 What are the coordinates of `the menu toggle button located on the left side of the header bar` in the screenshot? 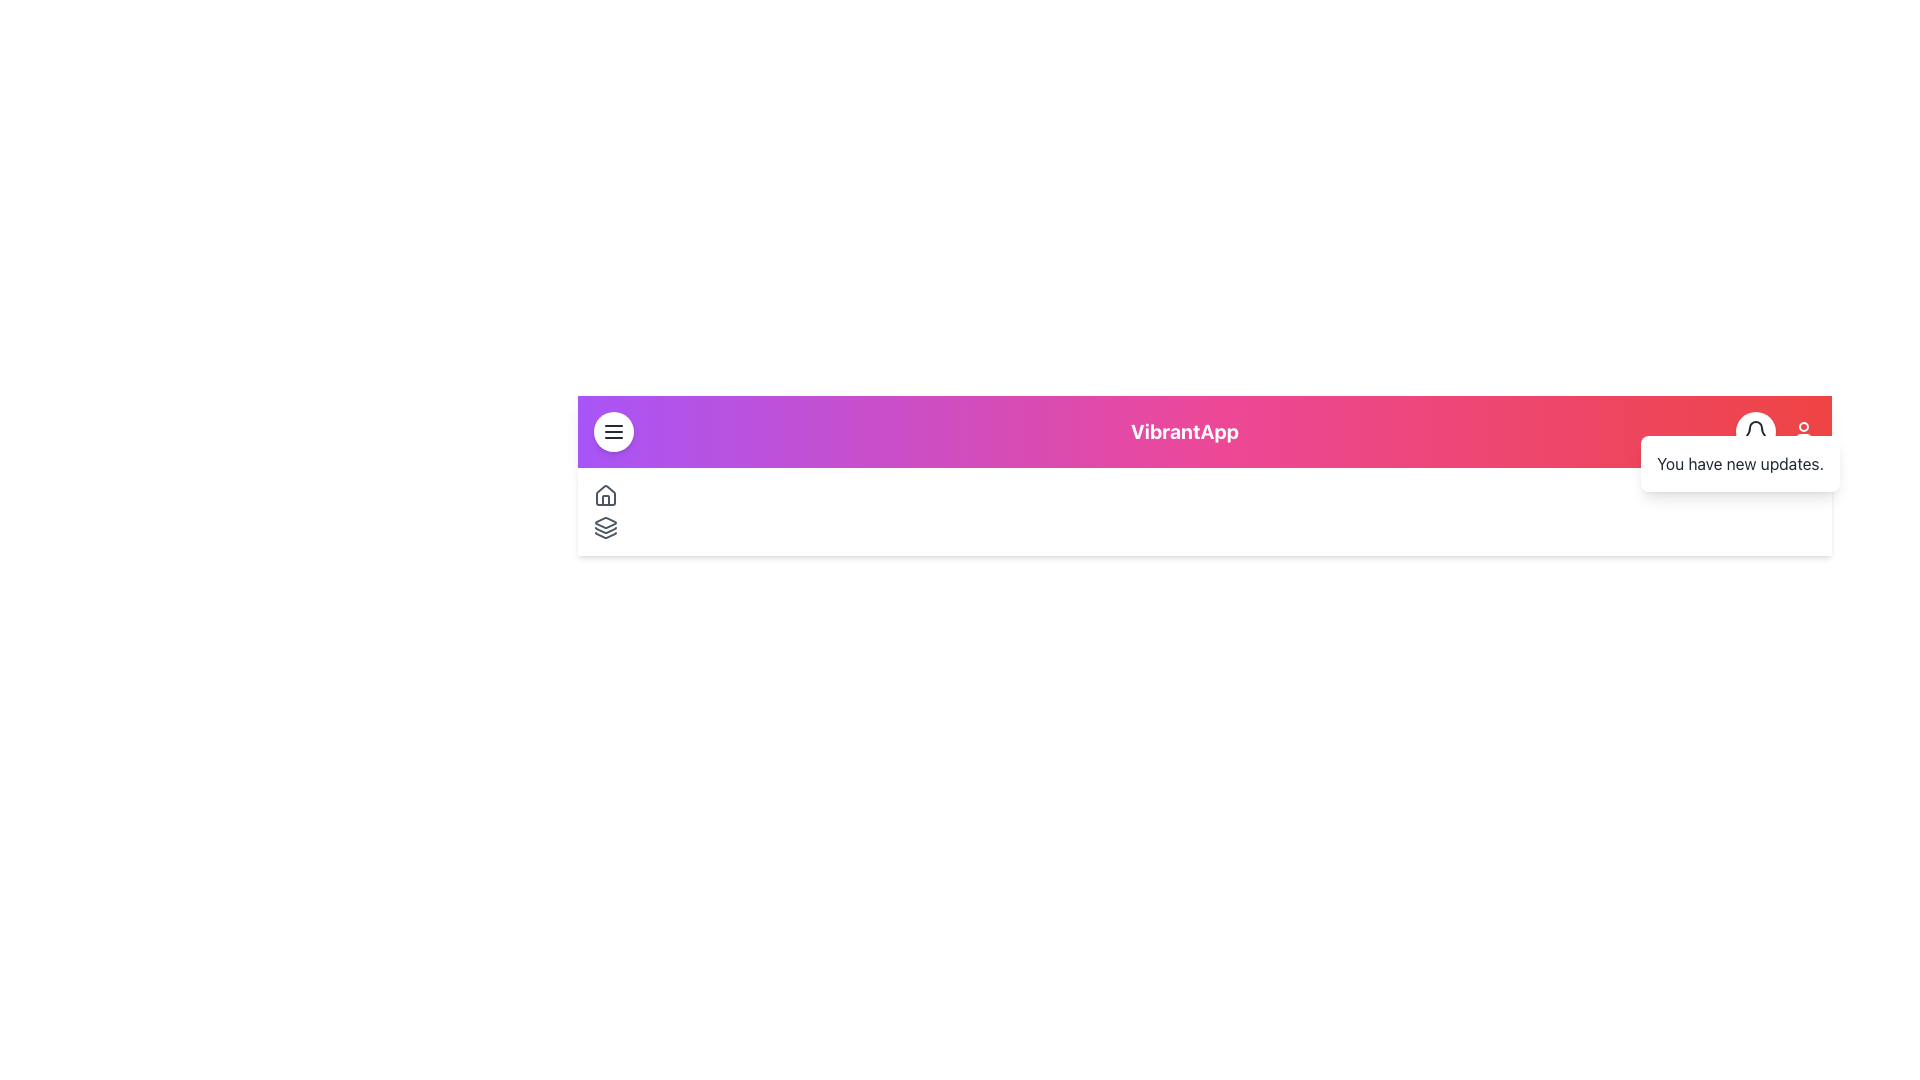 It's located at (613, 431).